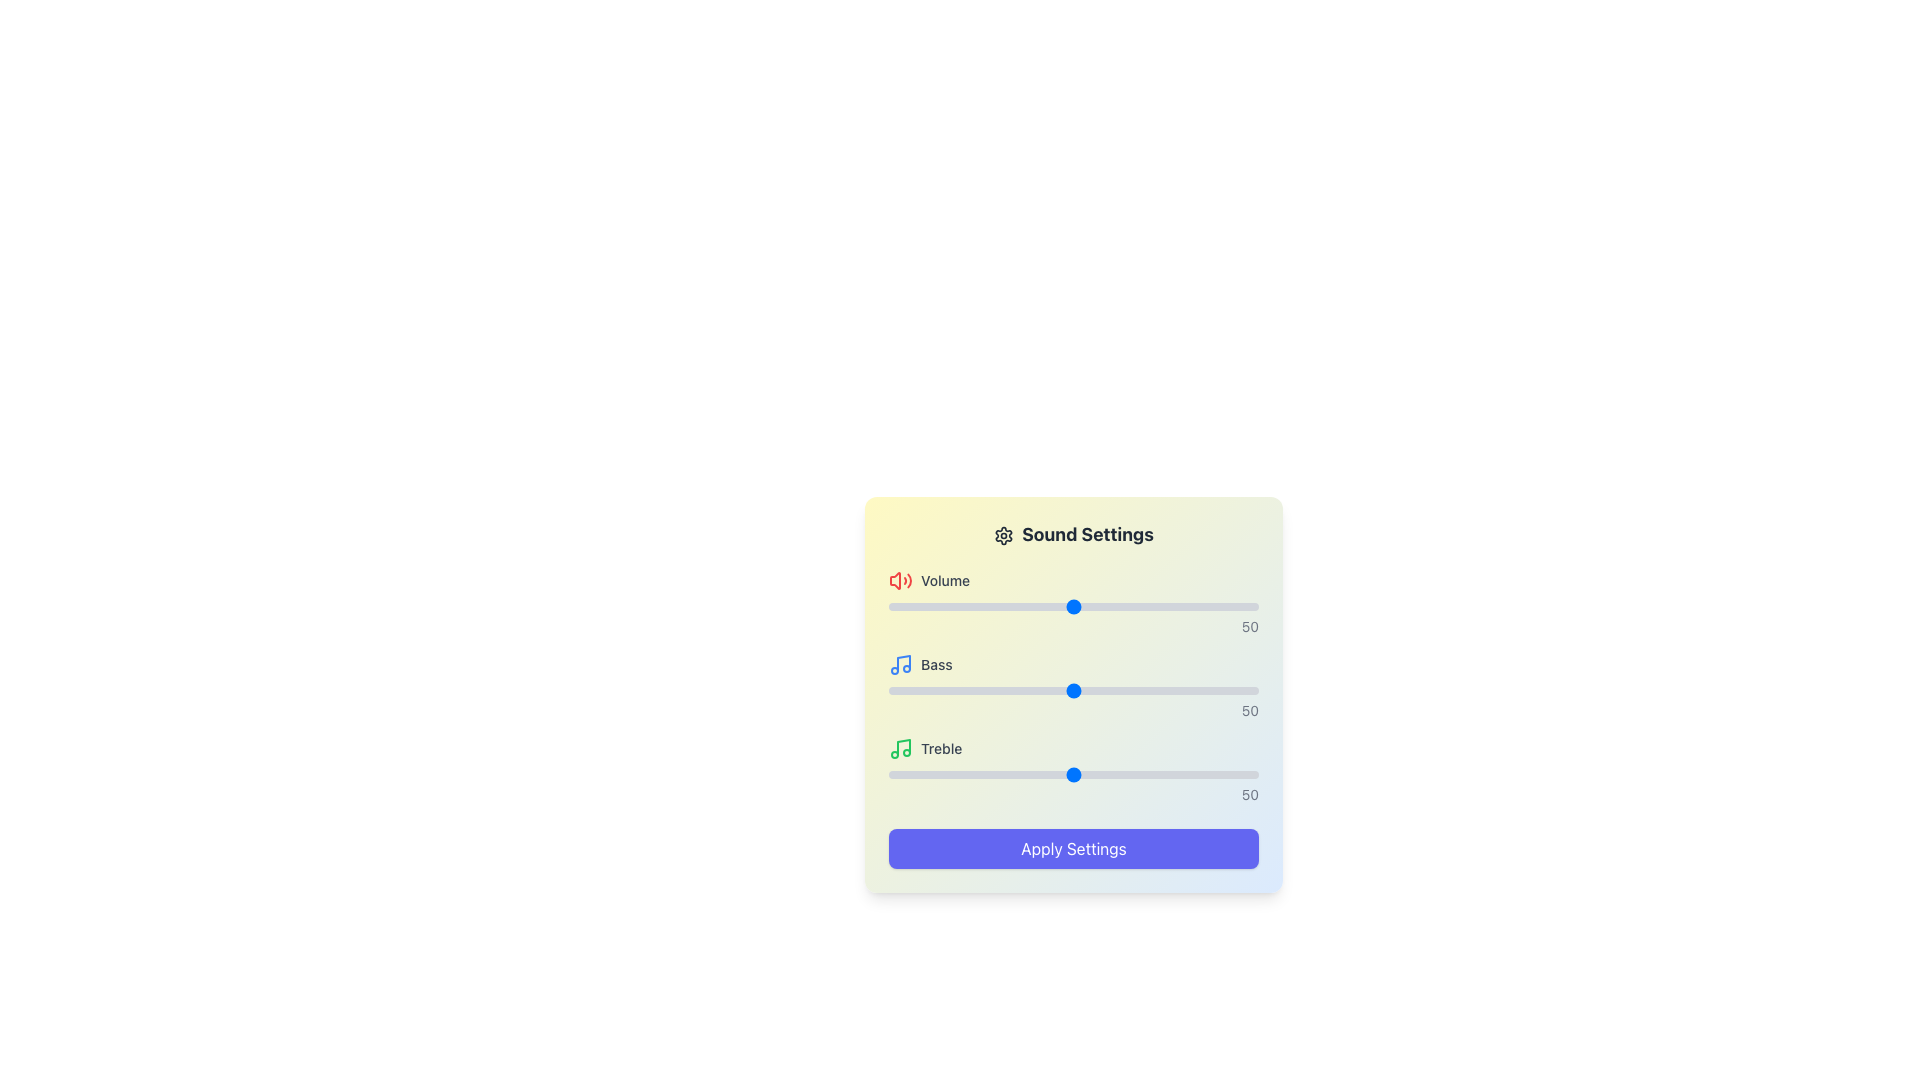 The image size is (1920, 1080). Describe the element at coordinates (891, 774) in the screenshot. I see `the treble level` at that location.